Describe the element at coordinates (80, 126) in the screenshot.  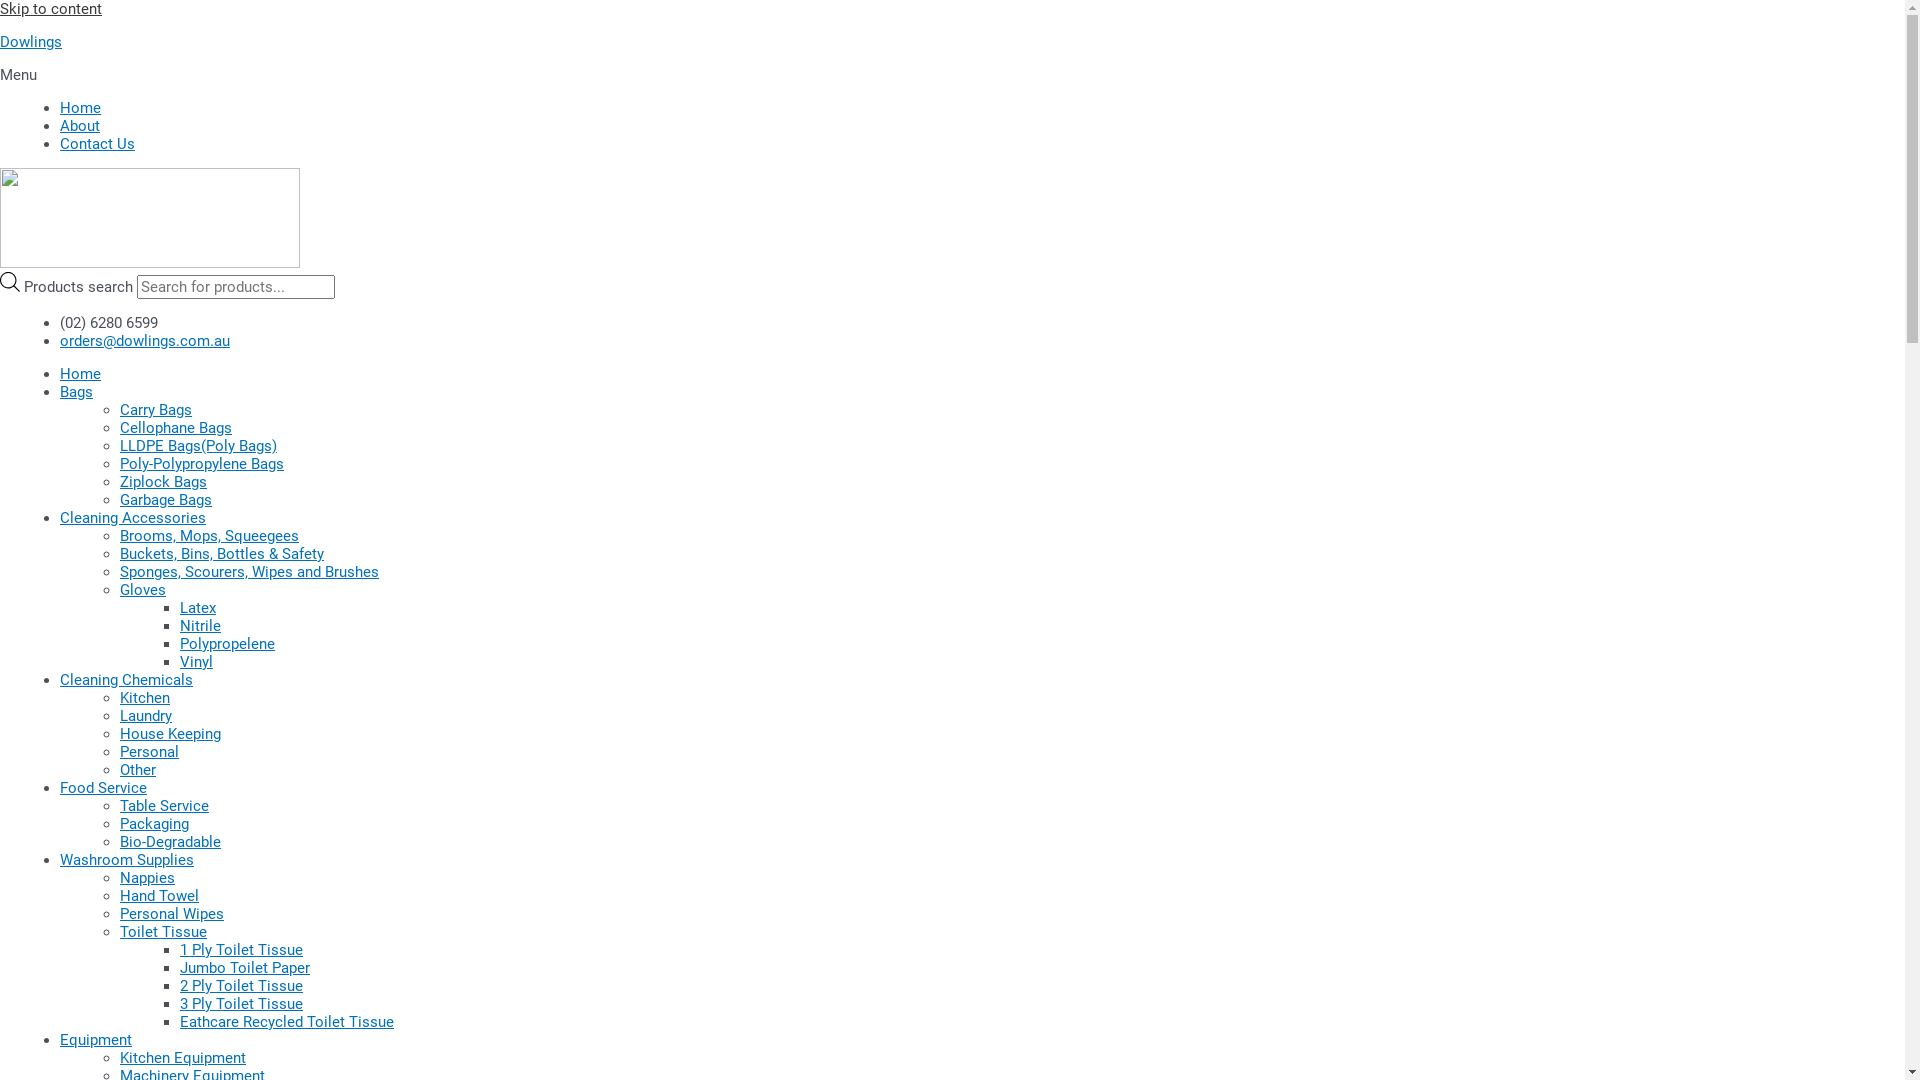
I see `'About'` at that location.